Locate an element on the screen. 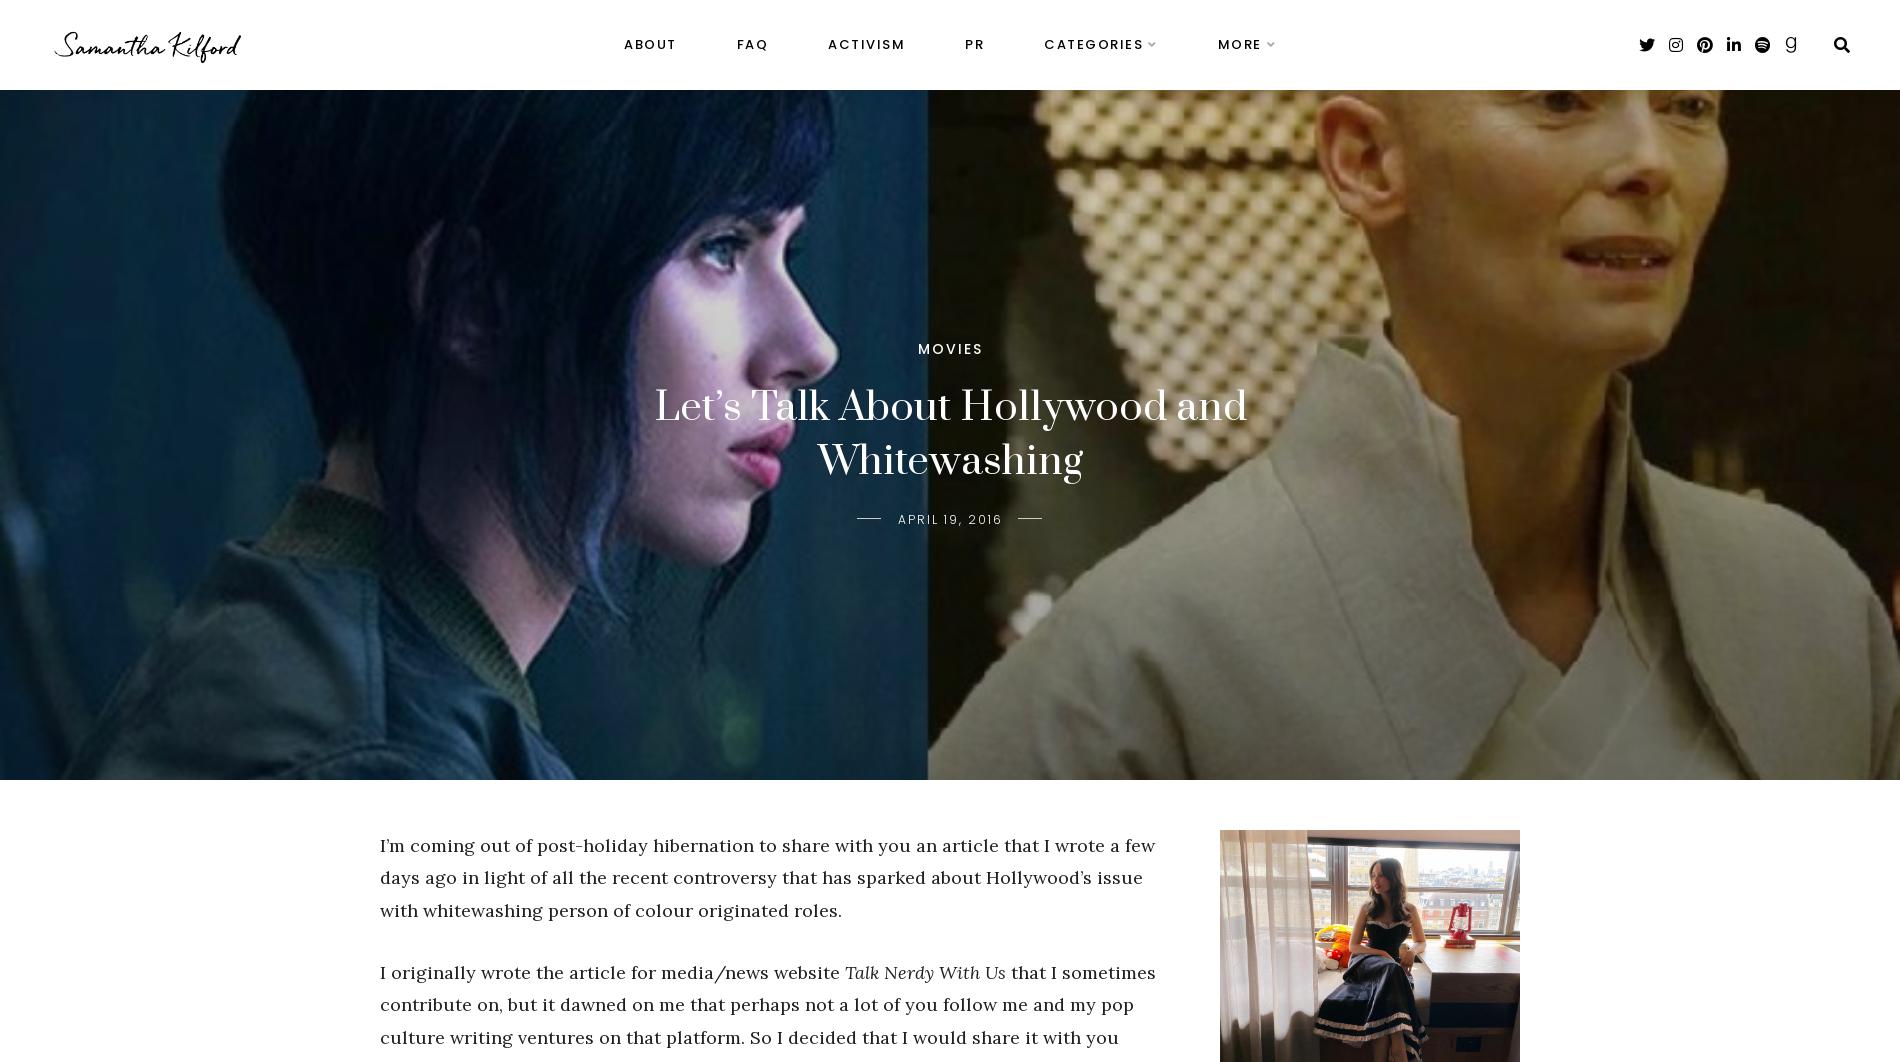  'Talk Nerdy With Us' is located at coordinates (843, 970).